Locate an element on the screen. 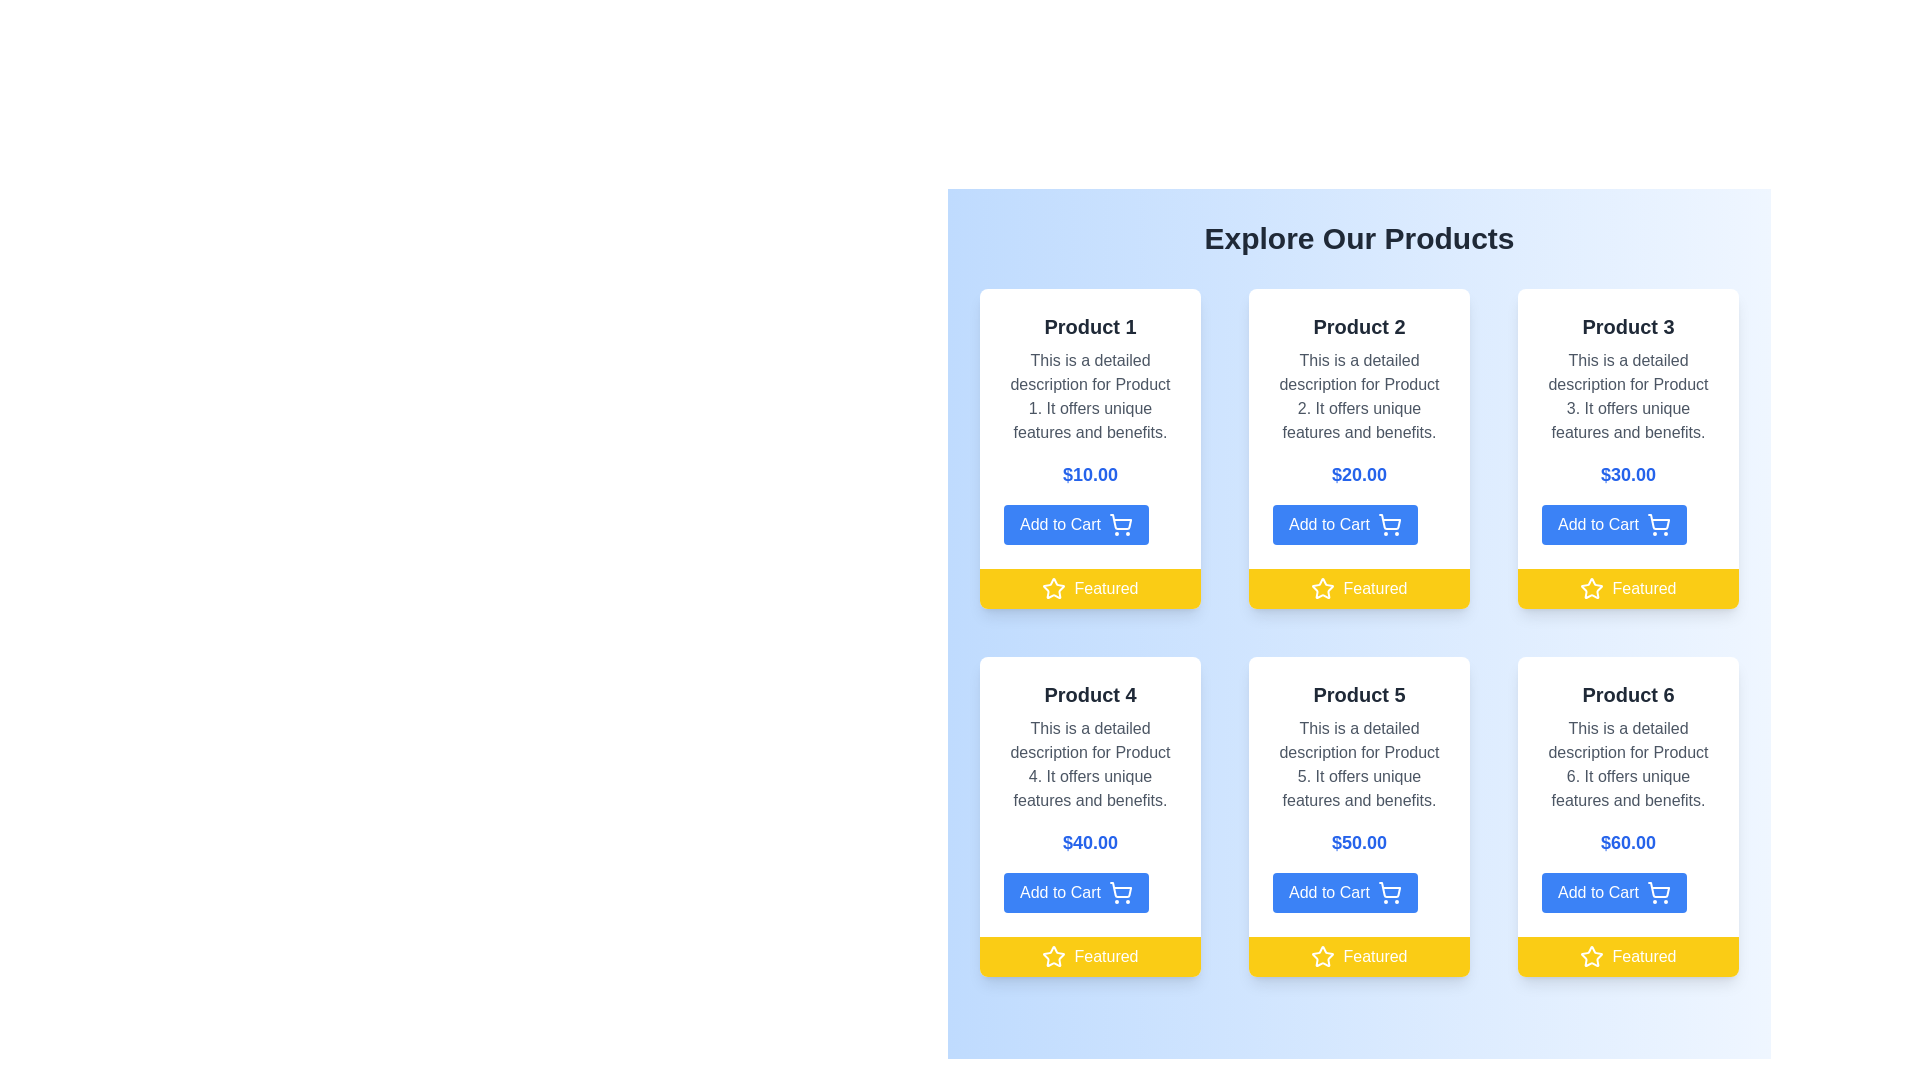 The height and width of the screenshot is (1080, 1920). the 'Add to Cart' button with a blue background and white text located at the bottom of the 'Product 1' card is located at coordinates (1075, 523).